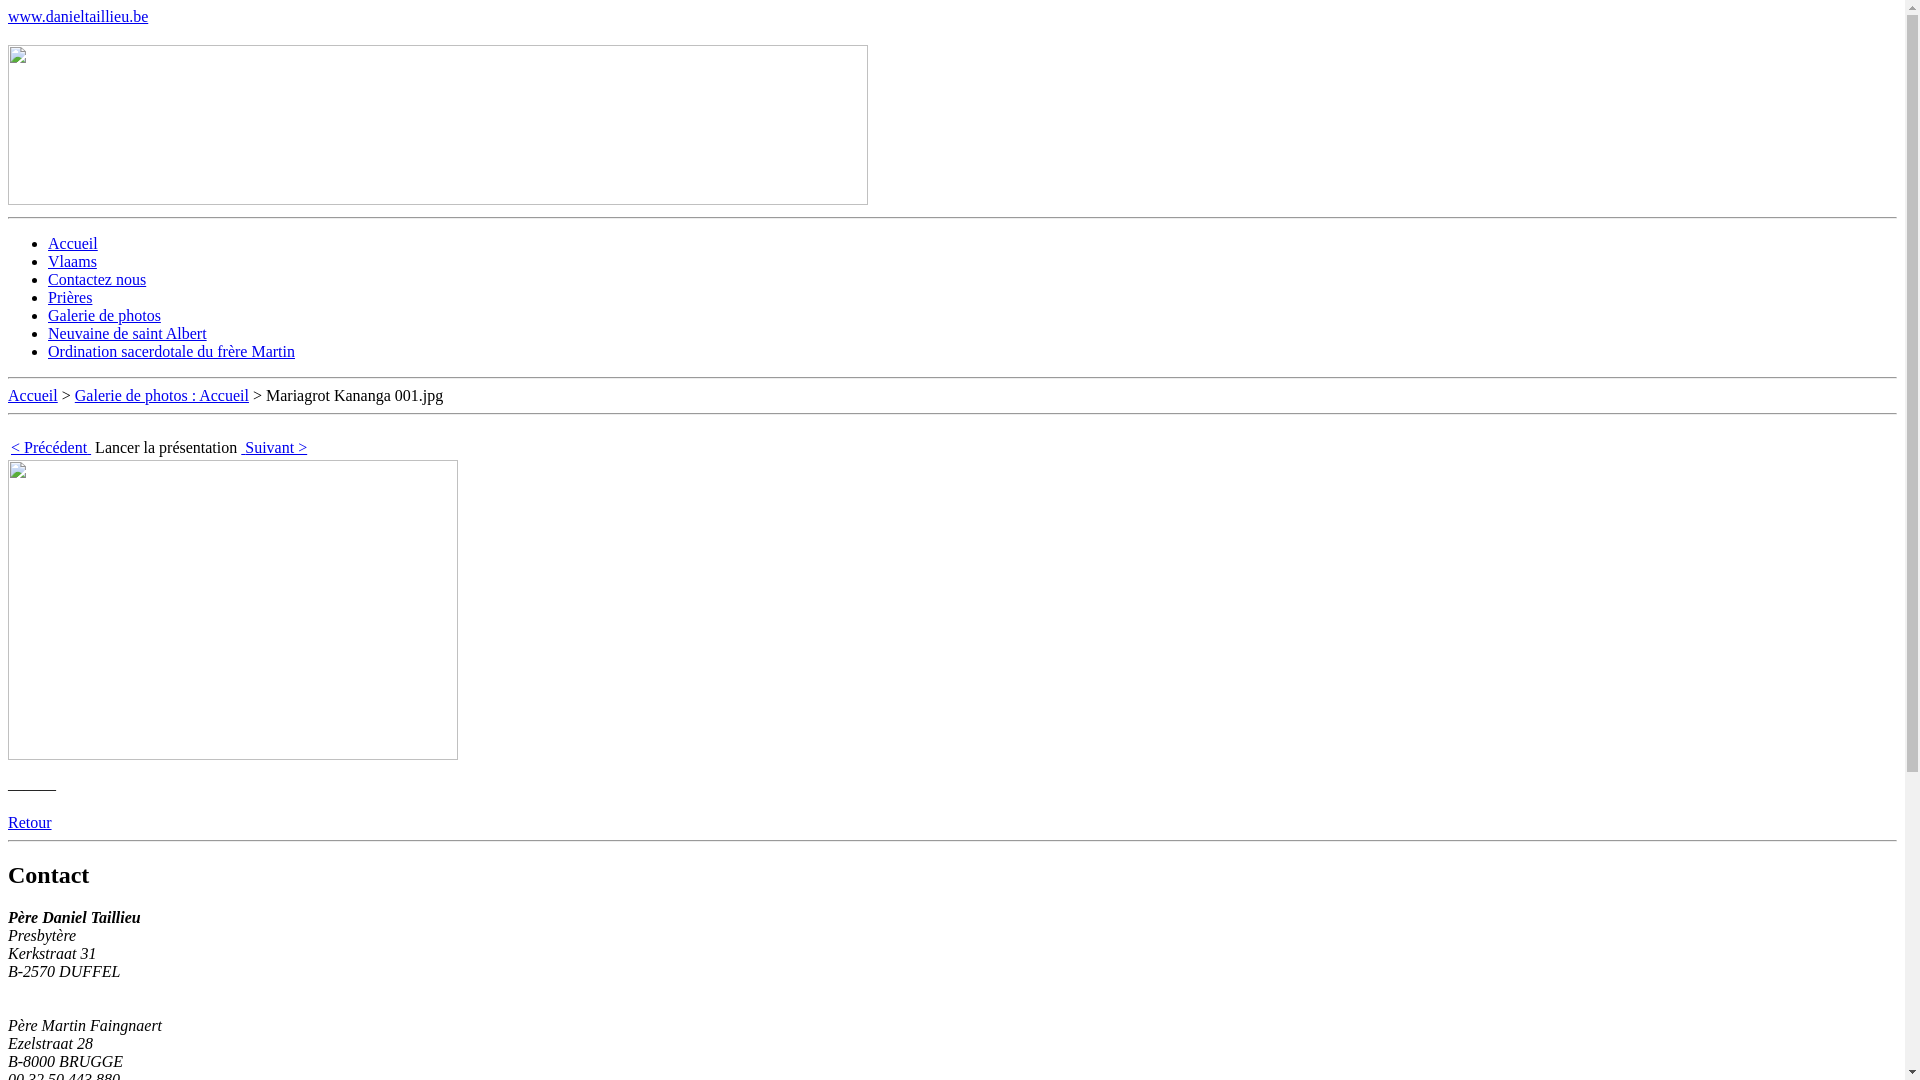  Describe the element at coordinates (29, 822) in the screenshot. I see `'Retour'` at that location.